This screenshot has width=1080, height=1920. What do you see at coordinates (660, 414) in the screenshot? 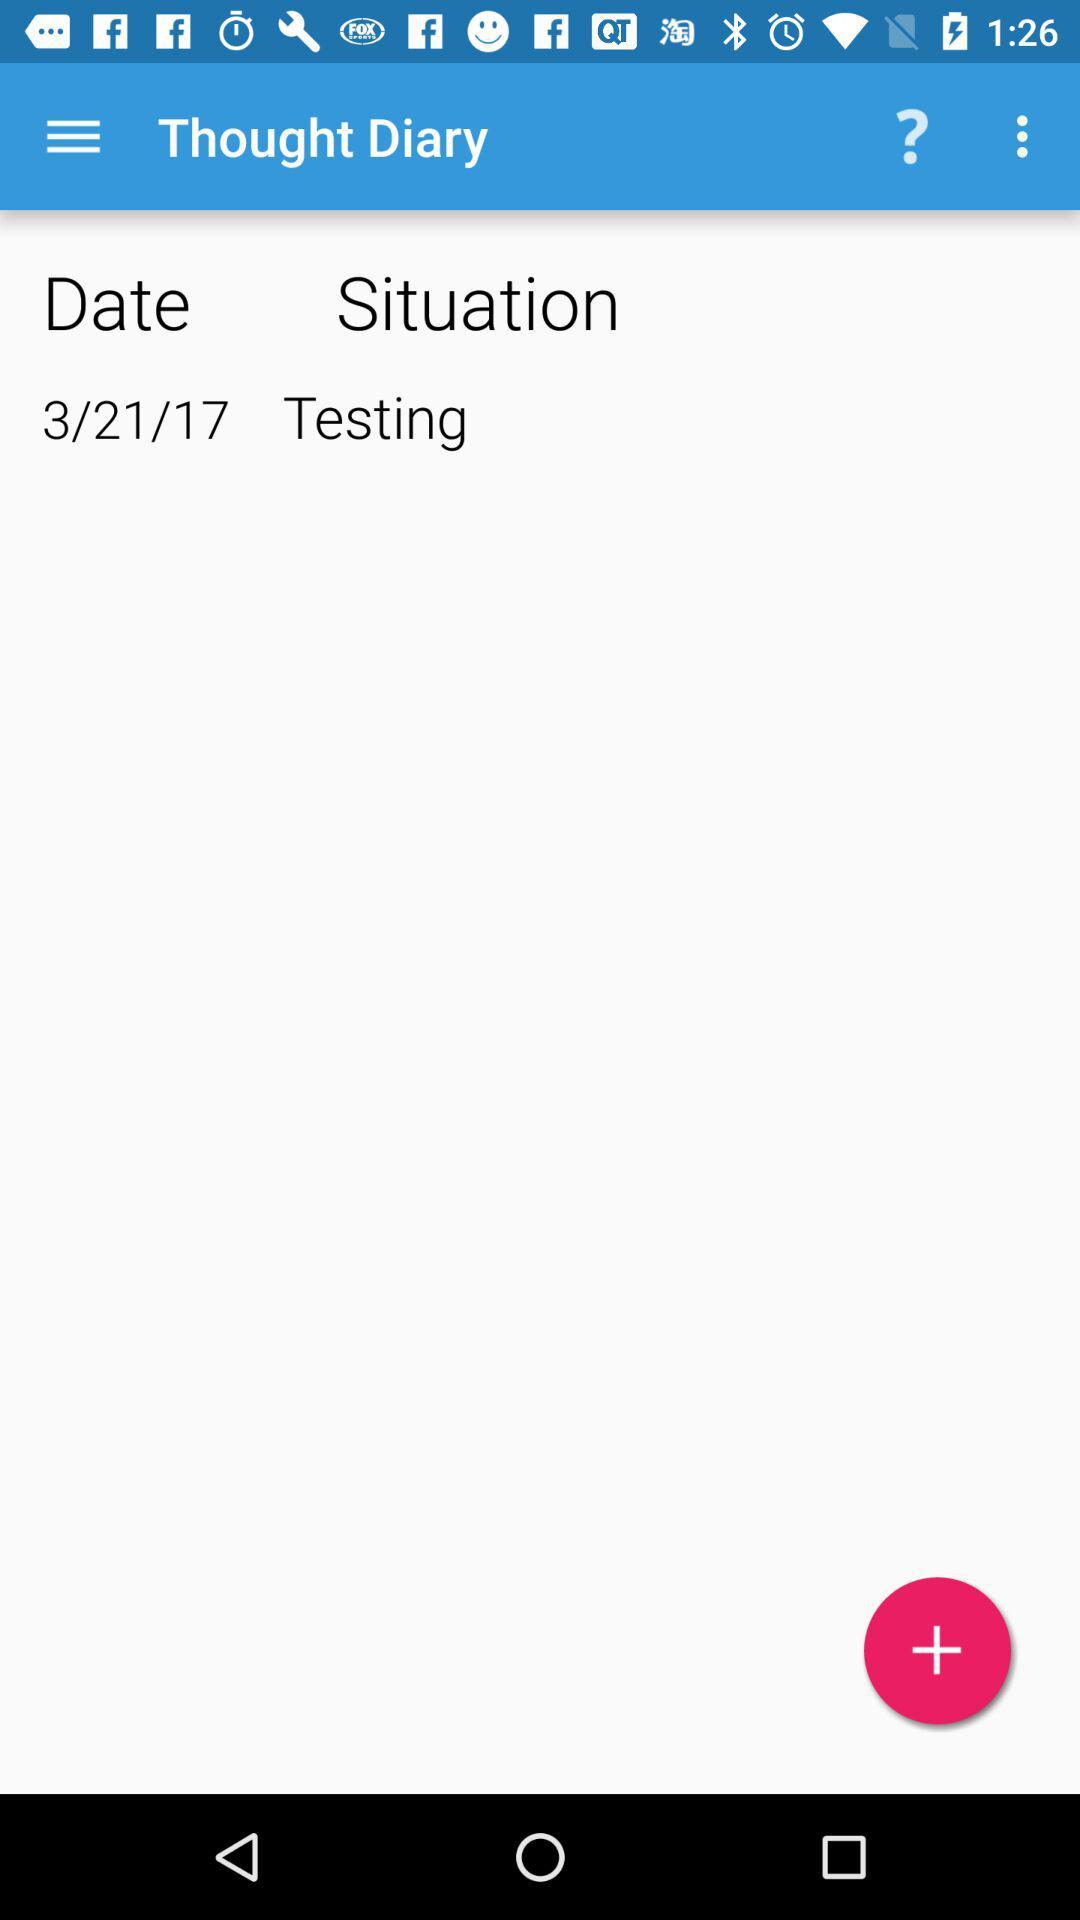
I see `item to the right of the 3/21/17 item` at bounding box center [660, 414].